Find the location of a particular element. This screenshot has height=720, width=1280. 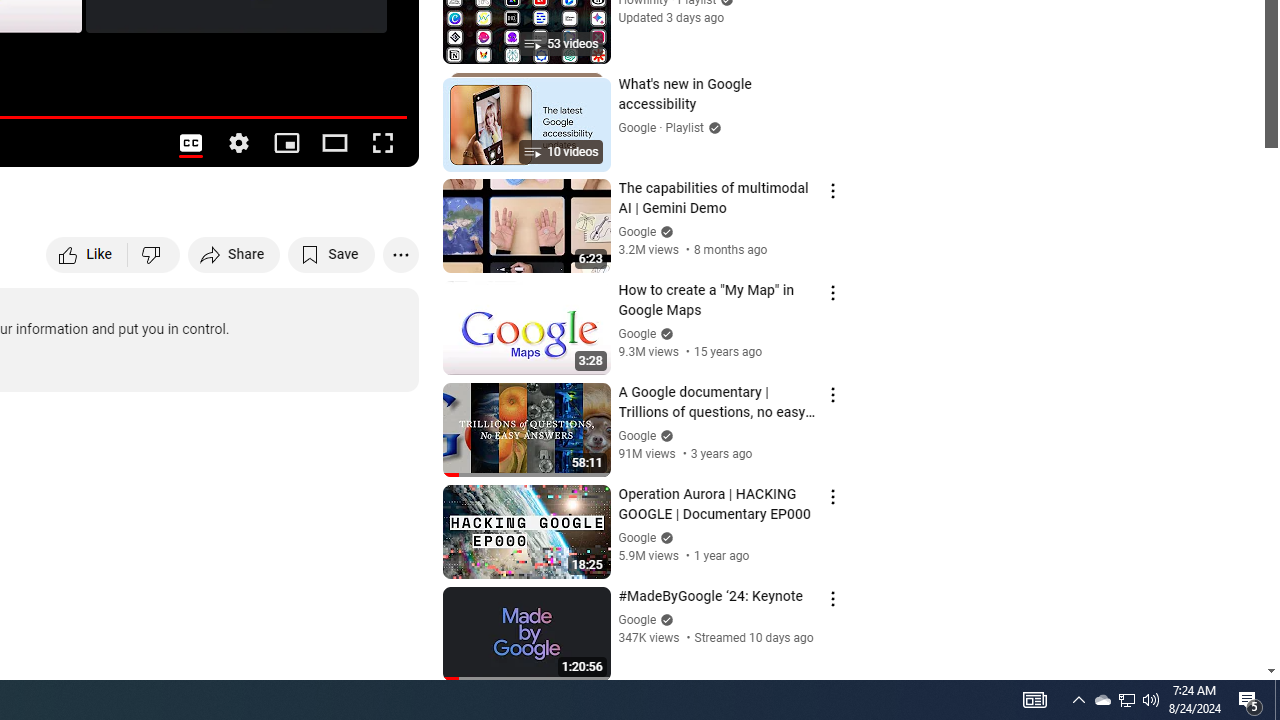

'More actions' is located at coordinates (400, 253).